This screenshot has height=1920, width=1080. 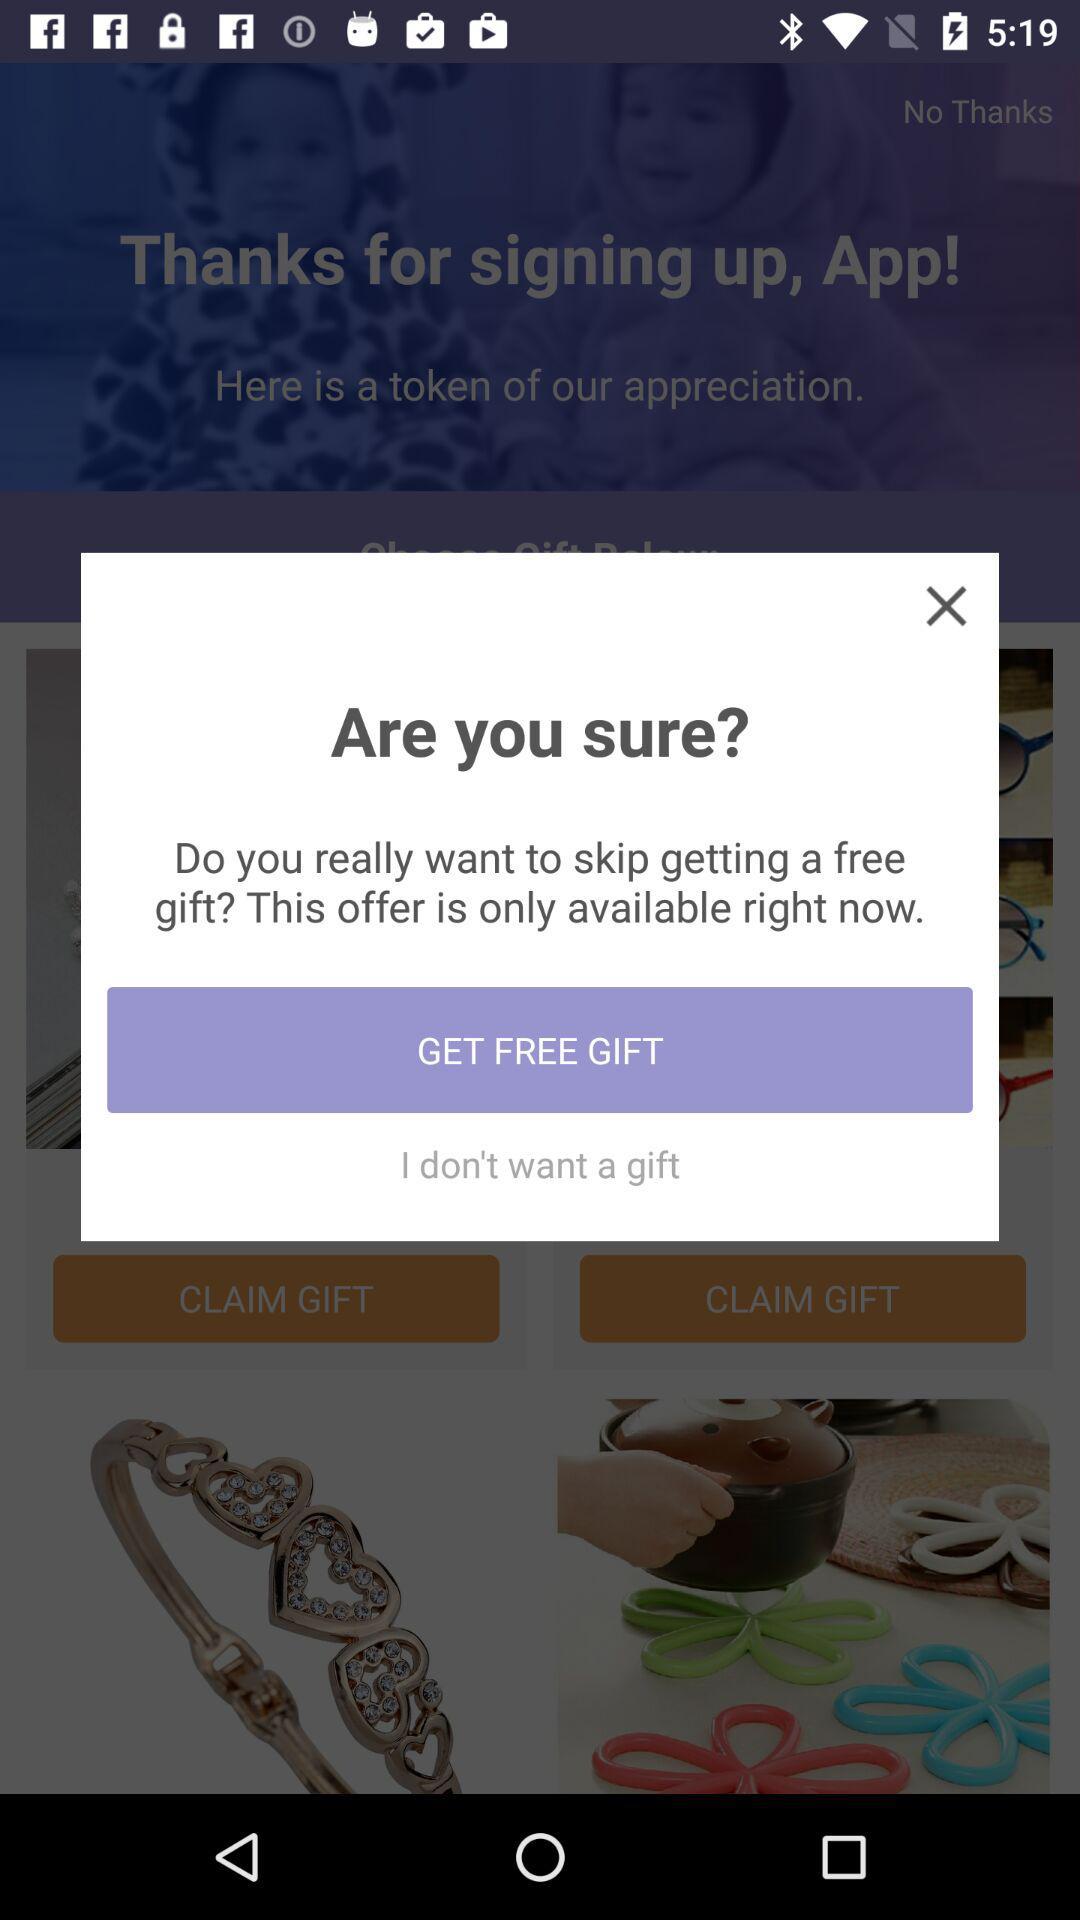 I want to click on pop-up, so click(x=945, y=604).